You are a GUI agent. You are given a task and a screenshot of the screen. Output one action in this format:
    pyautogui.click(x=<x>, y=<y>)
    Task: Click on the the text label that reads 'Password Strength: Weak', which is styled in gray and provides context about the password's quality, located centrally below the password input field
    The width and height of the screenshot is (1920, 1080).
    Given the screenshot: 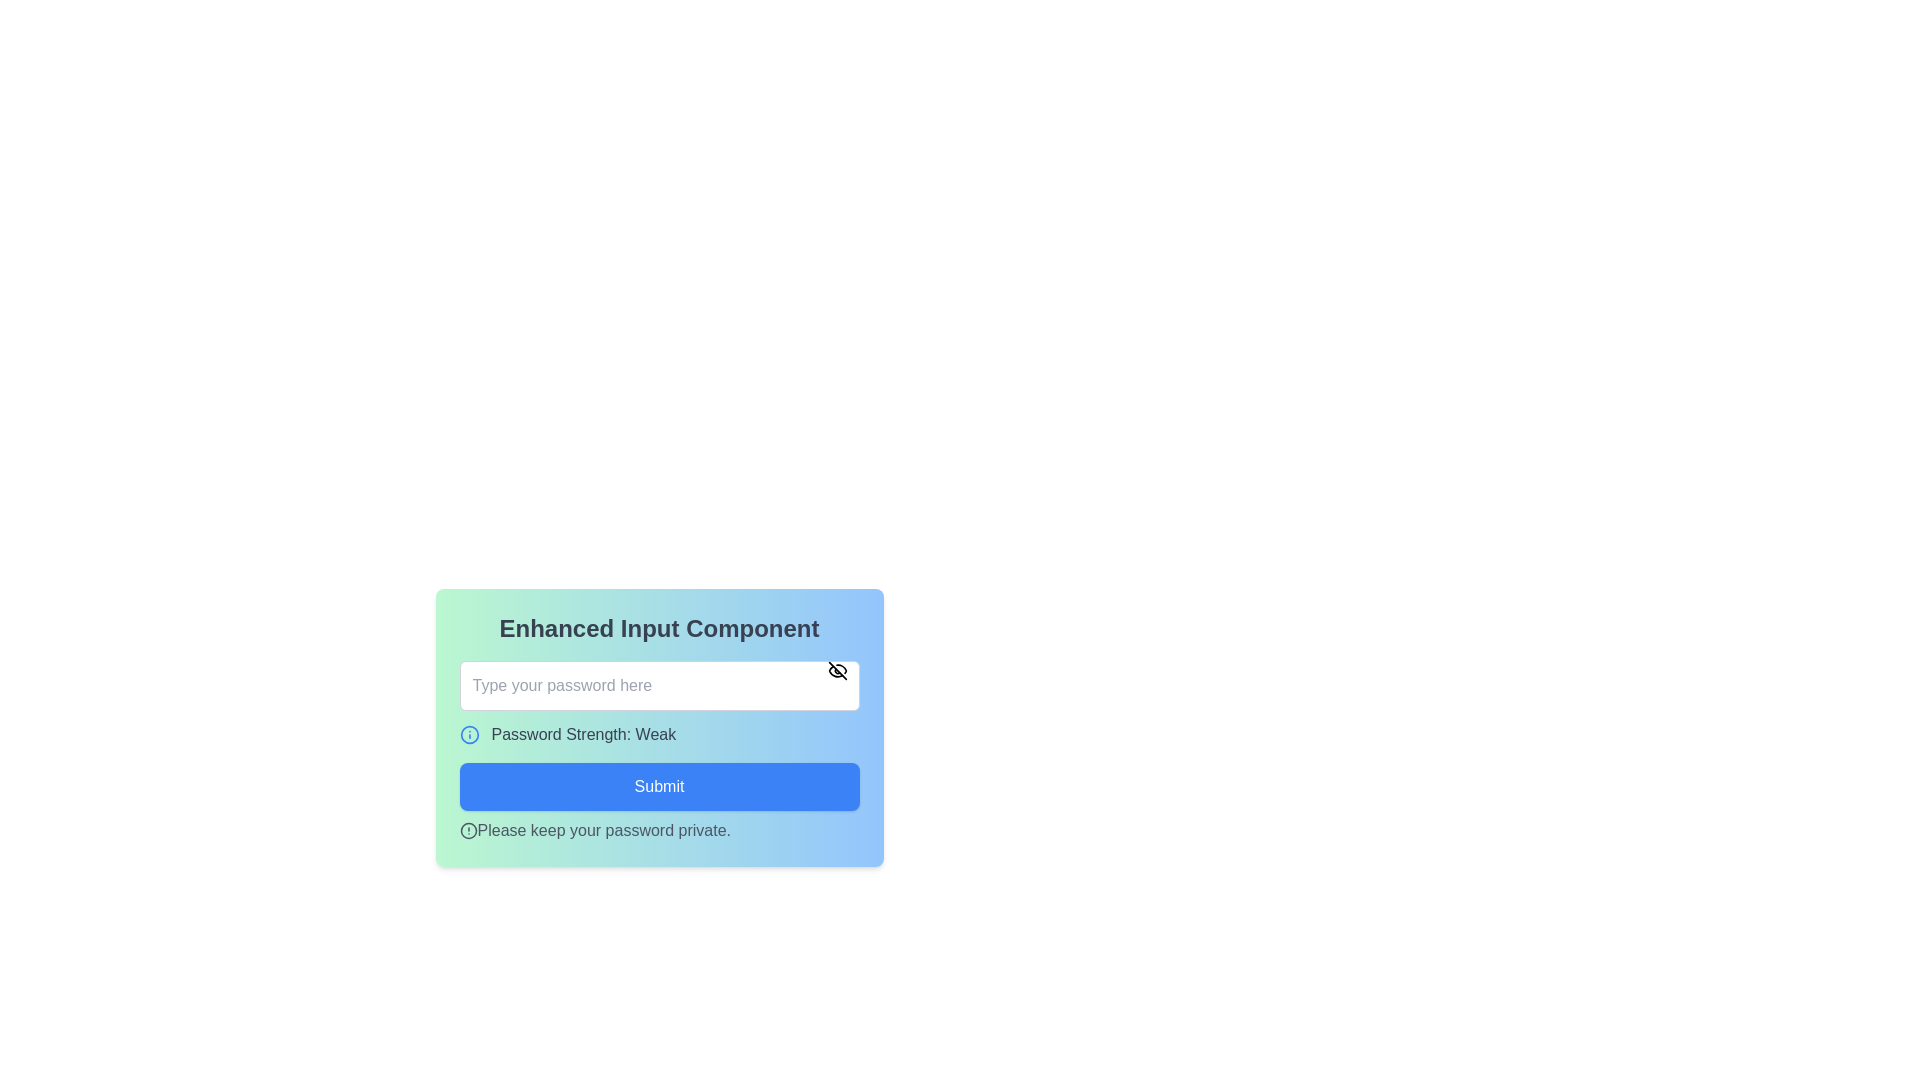 What is the action you would take?
    pyautogui.click(x=582, y=735)
    